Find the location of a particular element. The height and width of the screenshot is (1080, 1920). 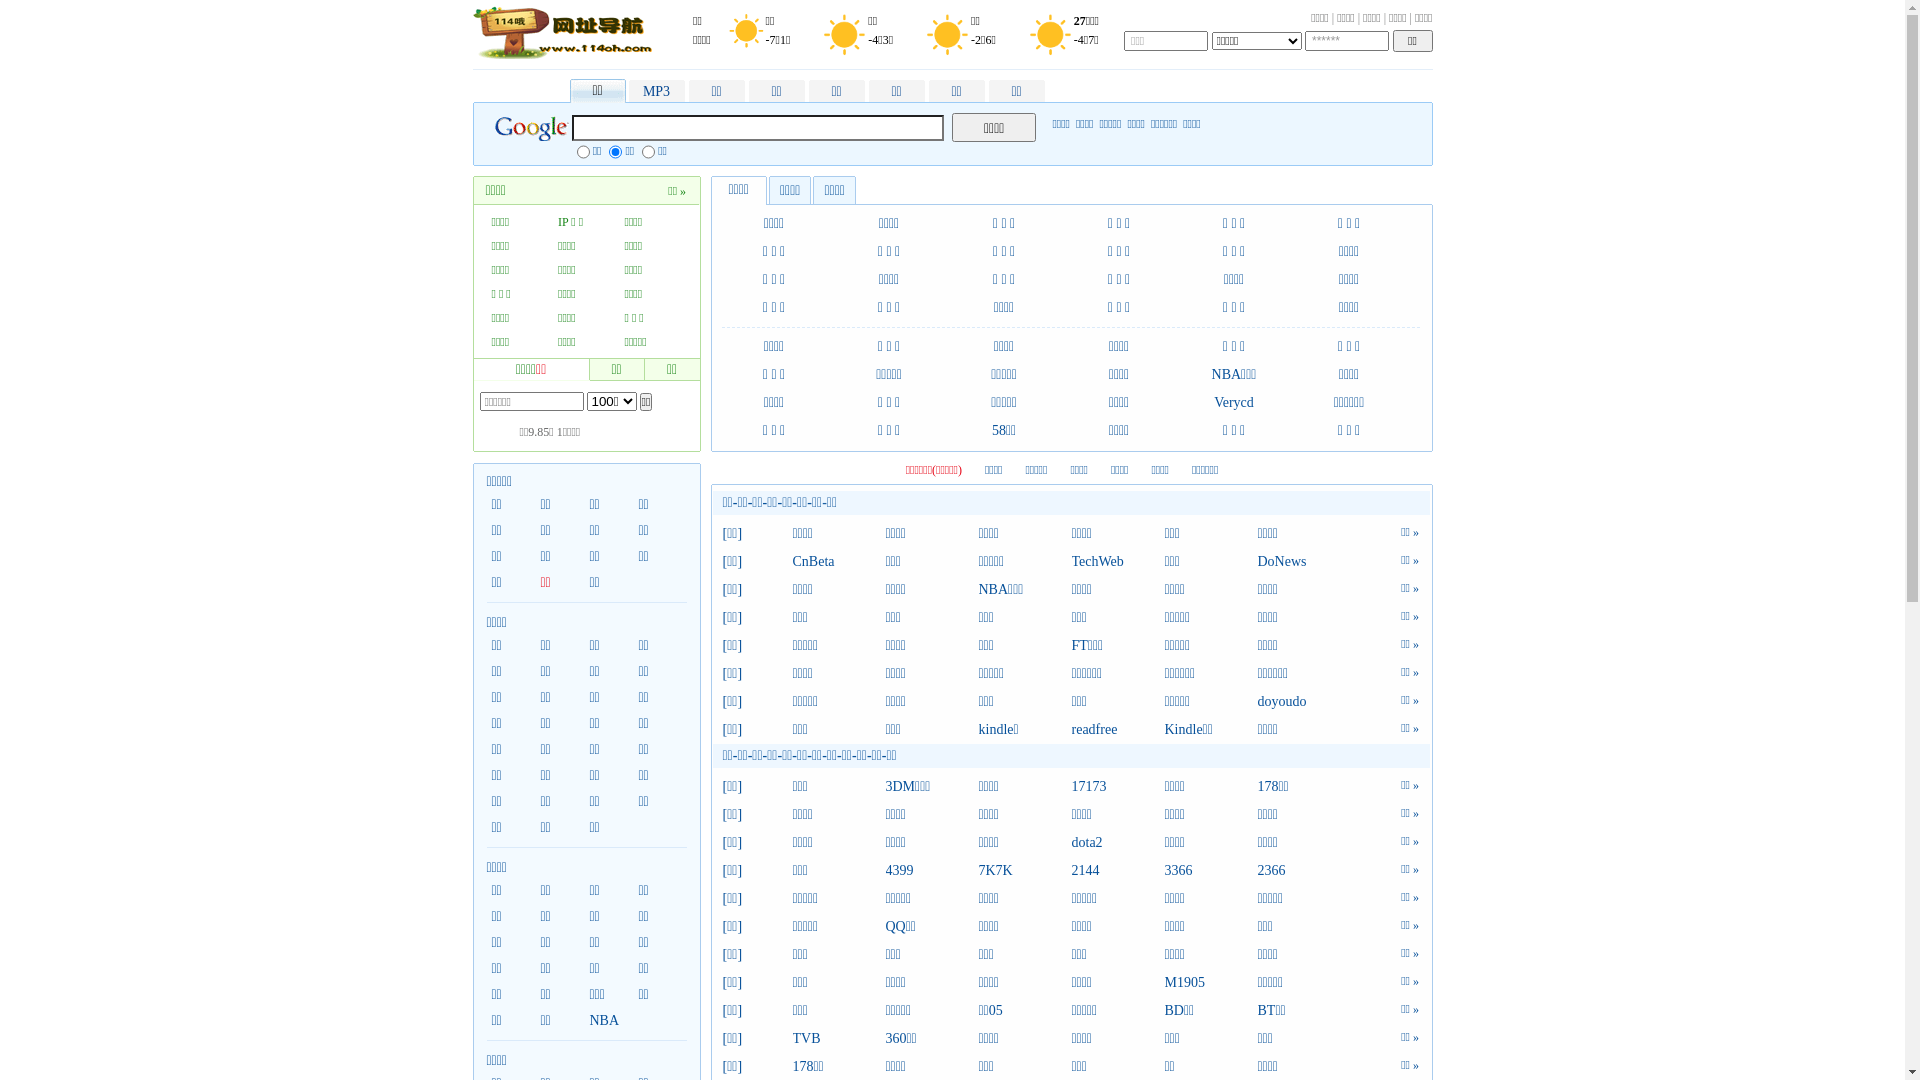

'M1905' is located at coordinates (1209, 982).